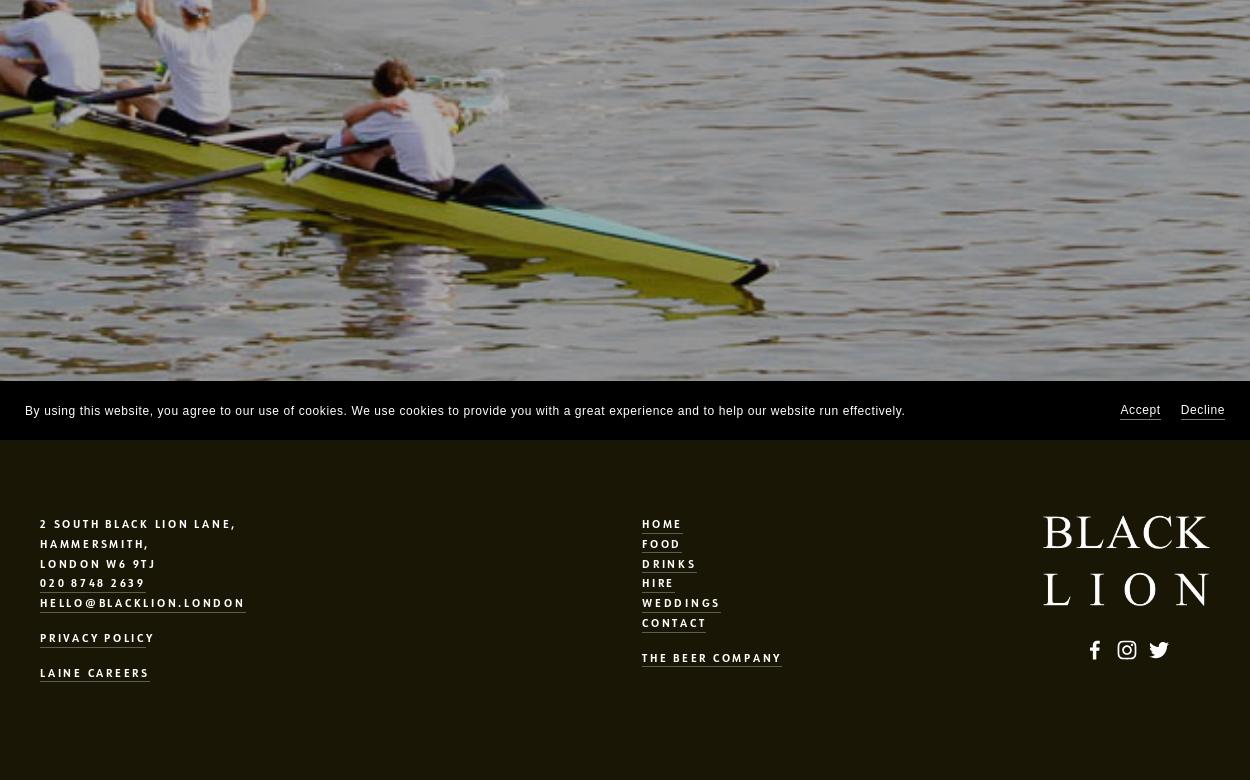 This screenshot has height=780, width=1250. What do you see at coordinates (658, 581) in the screenshot?
I see `'hire'` at bounding box center [658, 581].